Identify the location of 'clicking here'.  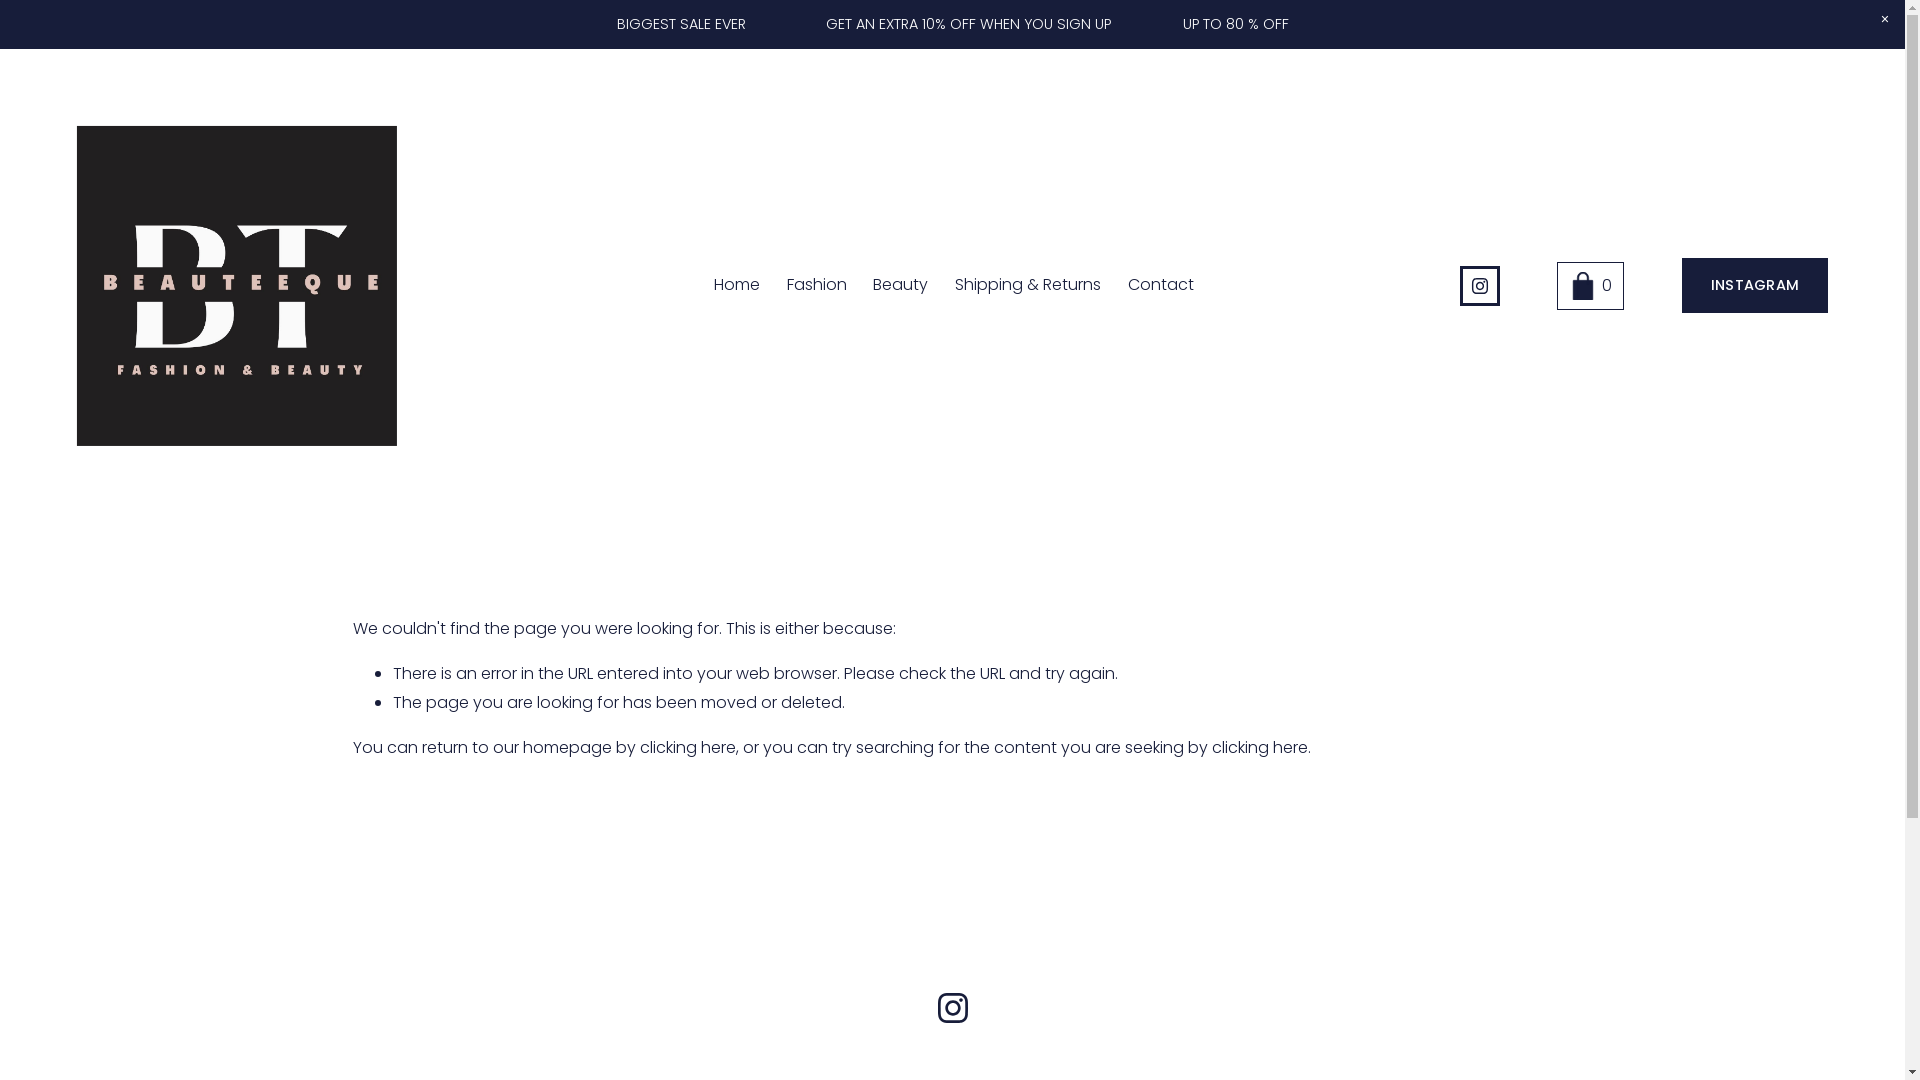
(687, 747).